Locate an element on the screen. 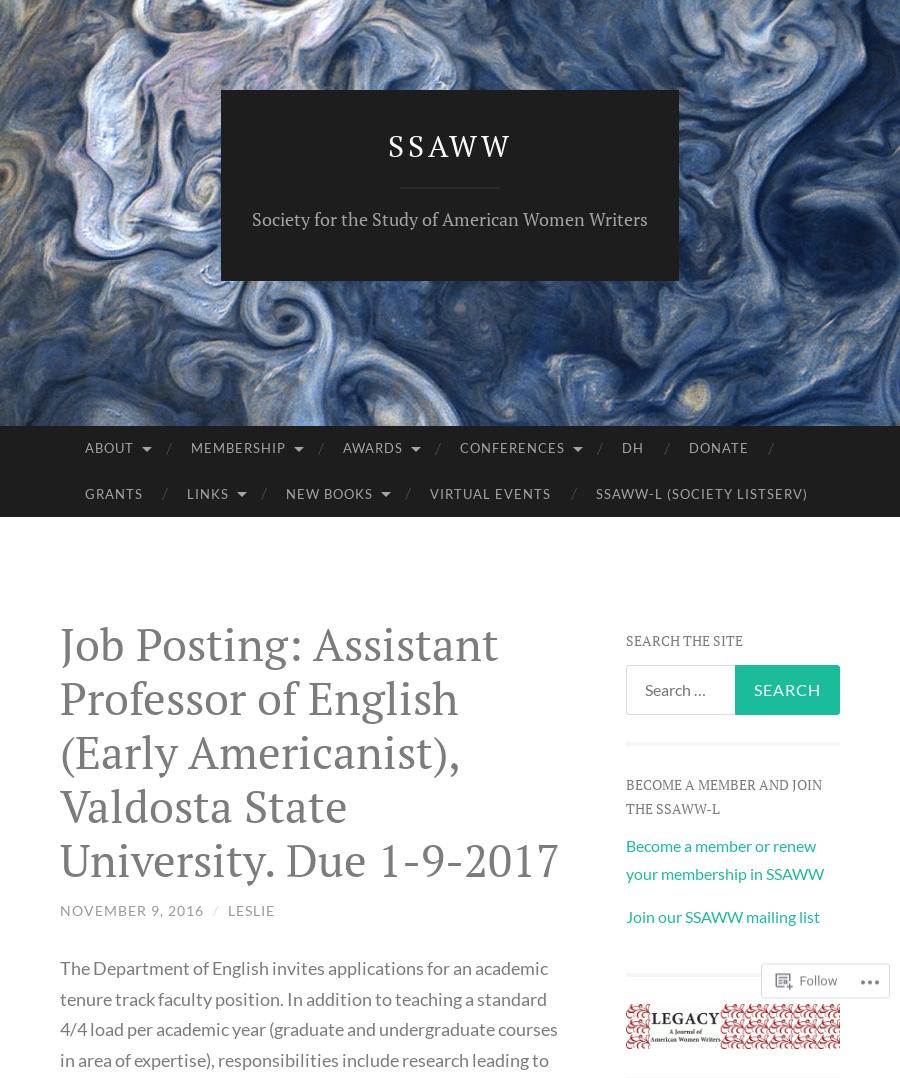  'Become a member or renew your membership in SSAWW' is located at coordinates (722, 857).